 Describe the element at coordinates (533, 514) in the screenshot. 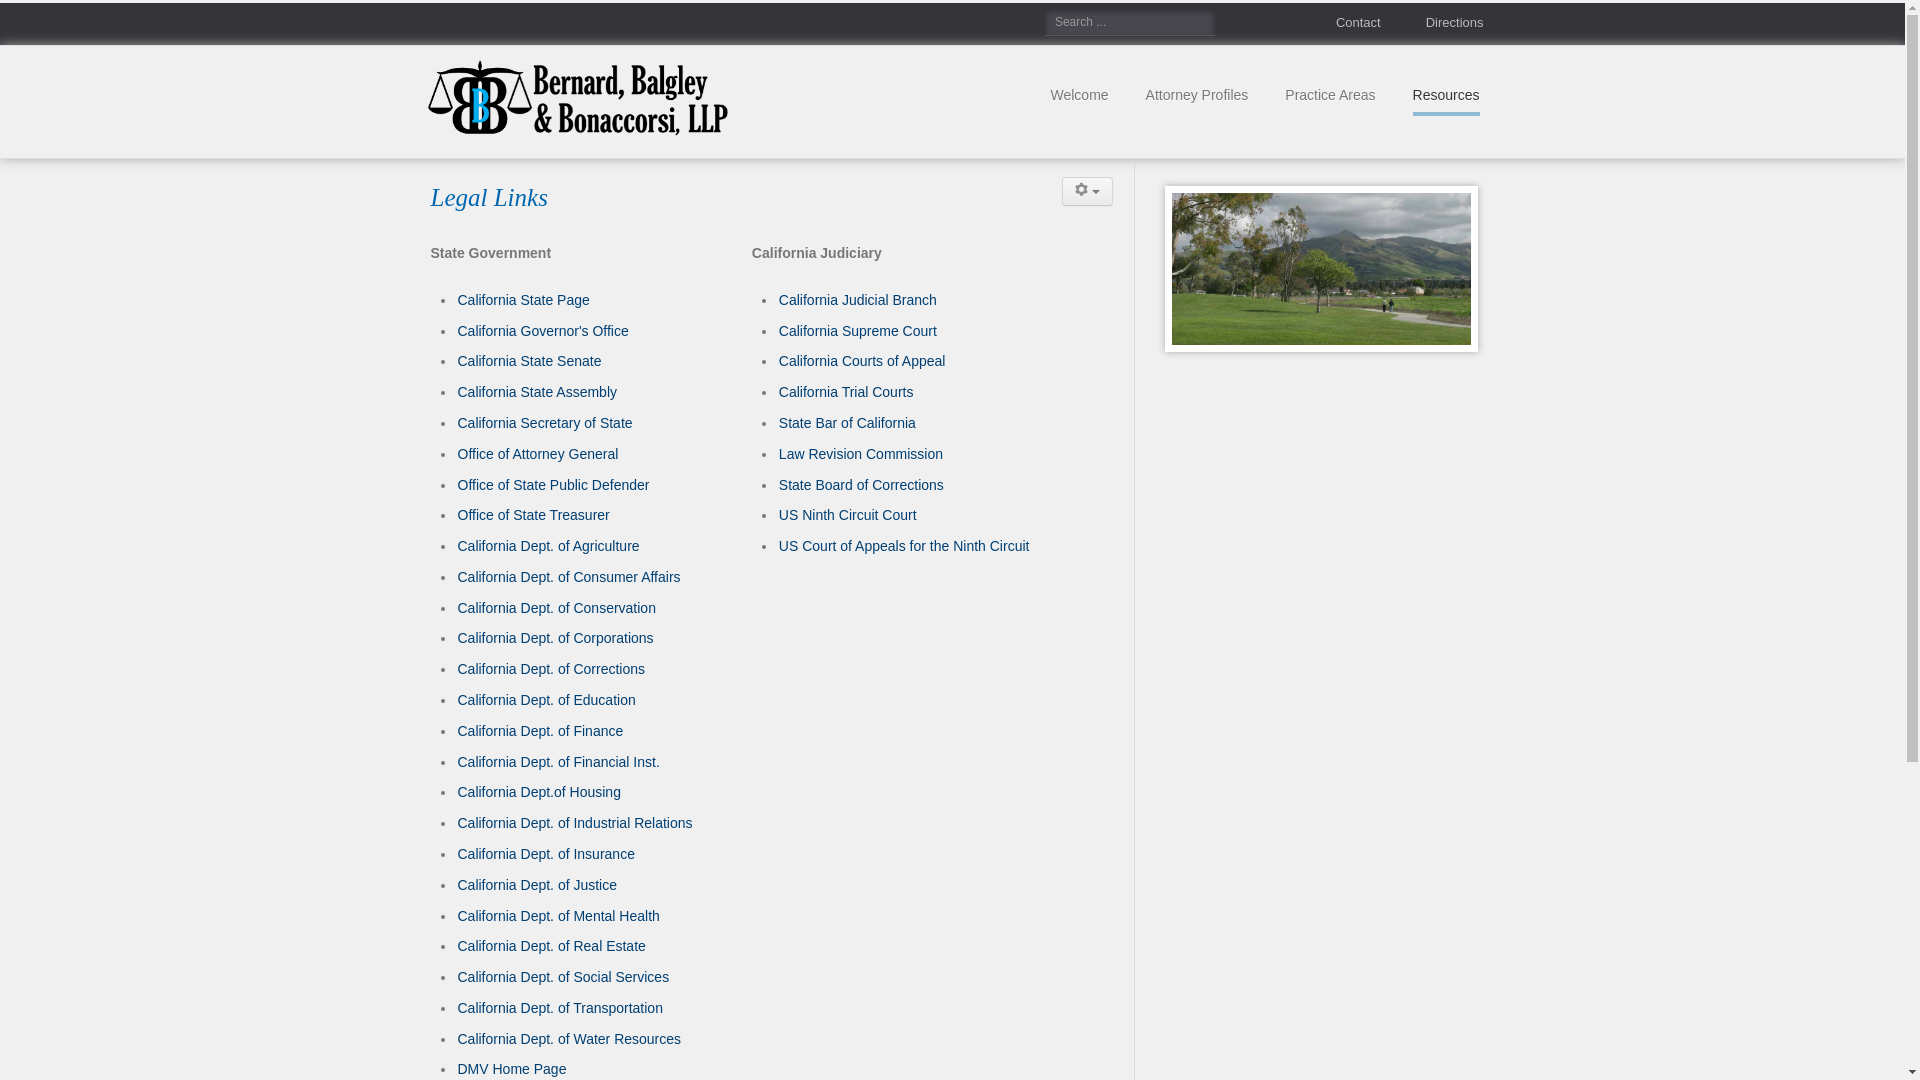

I see `'Office of State Treasurer'` at that location.